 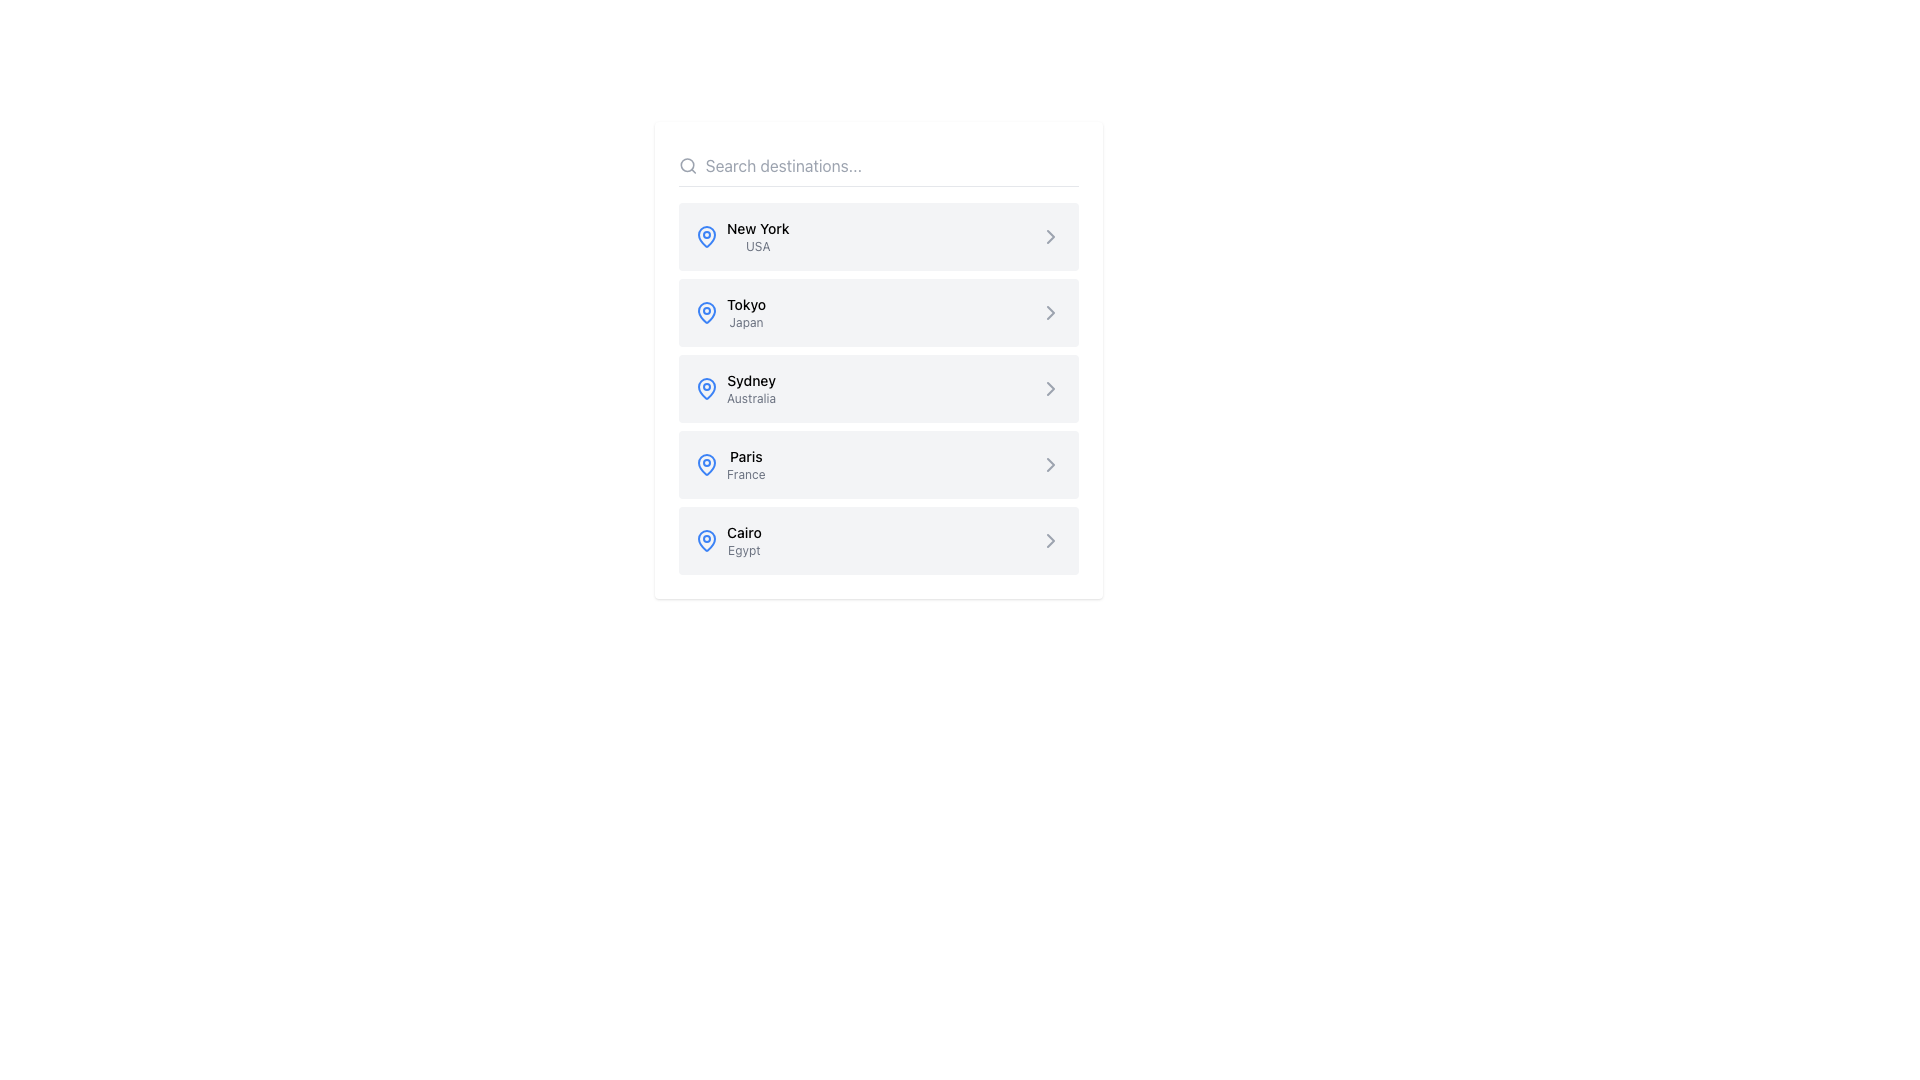 What do you see at coordinates (706, 312) in the screenshot?
I see `the blue map pin icon located directly to the left of the text 'Tokyo' in the second row of the list` at bounding box center [706, 312].